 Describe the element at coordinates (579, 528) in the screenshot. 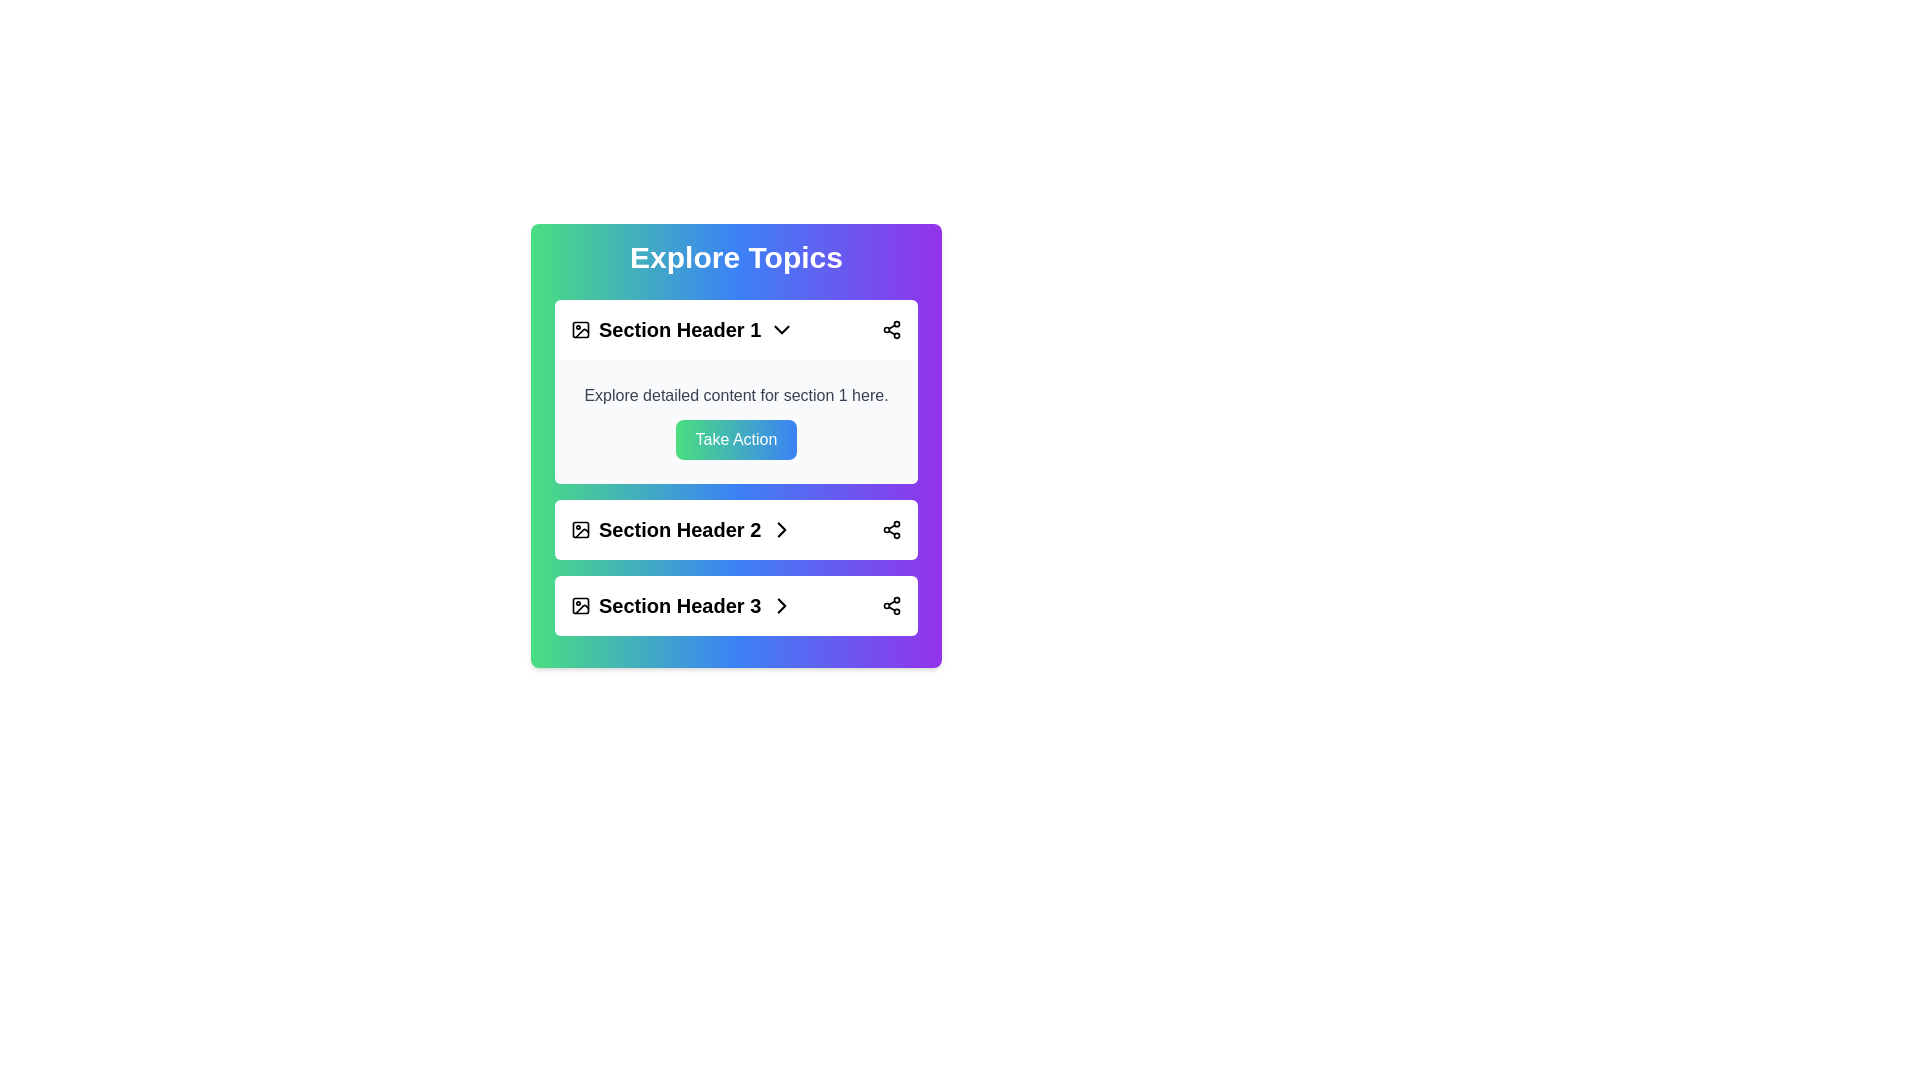

I see `the icon element representing an image placeholder, located to the immediate left of the text 'Section Header 2'` at that location.